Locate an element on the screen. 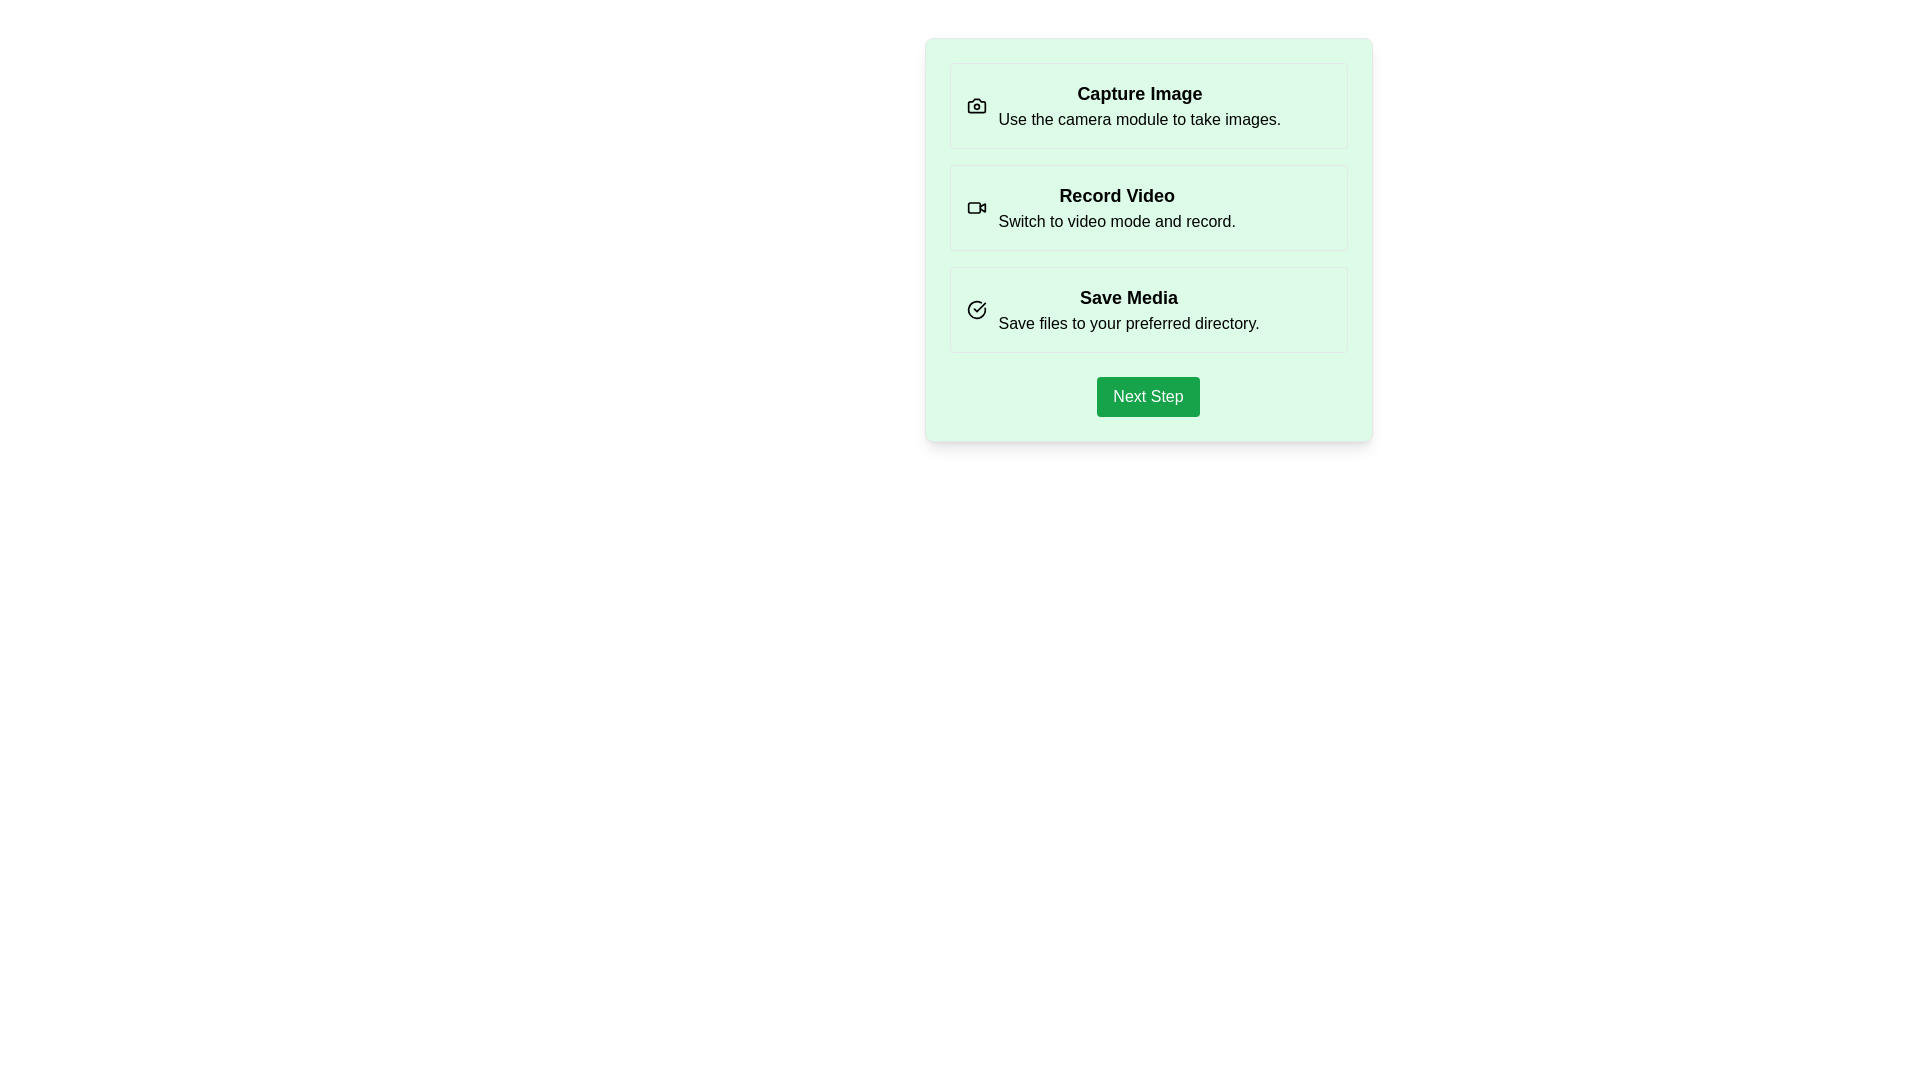 Image resolution: width=1920 pixels, height=1080 pixels. the camera icon located in the upper area of the 'Capture Image' card, which is positioned leftmost in the horizontal layout is located at coordinates (976, 105).